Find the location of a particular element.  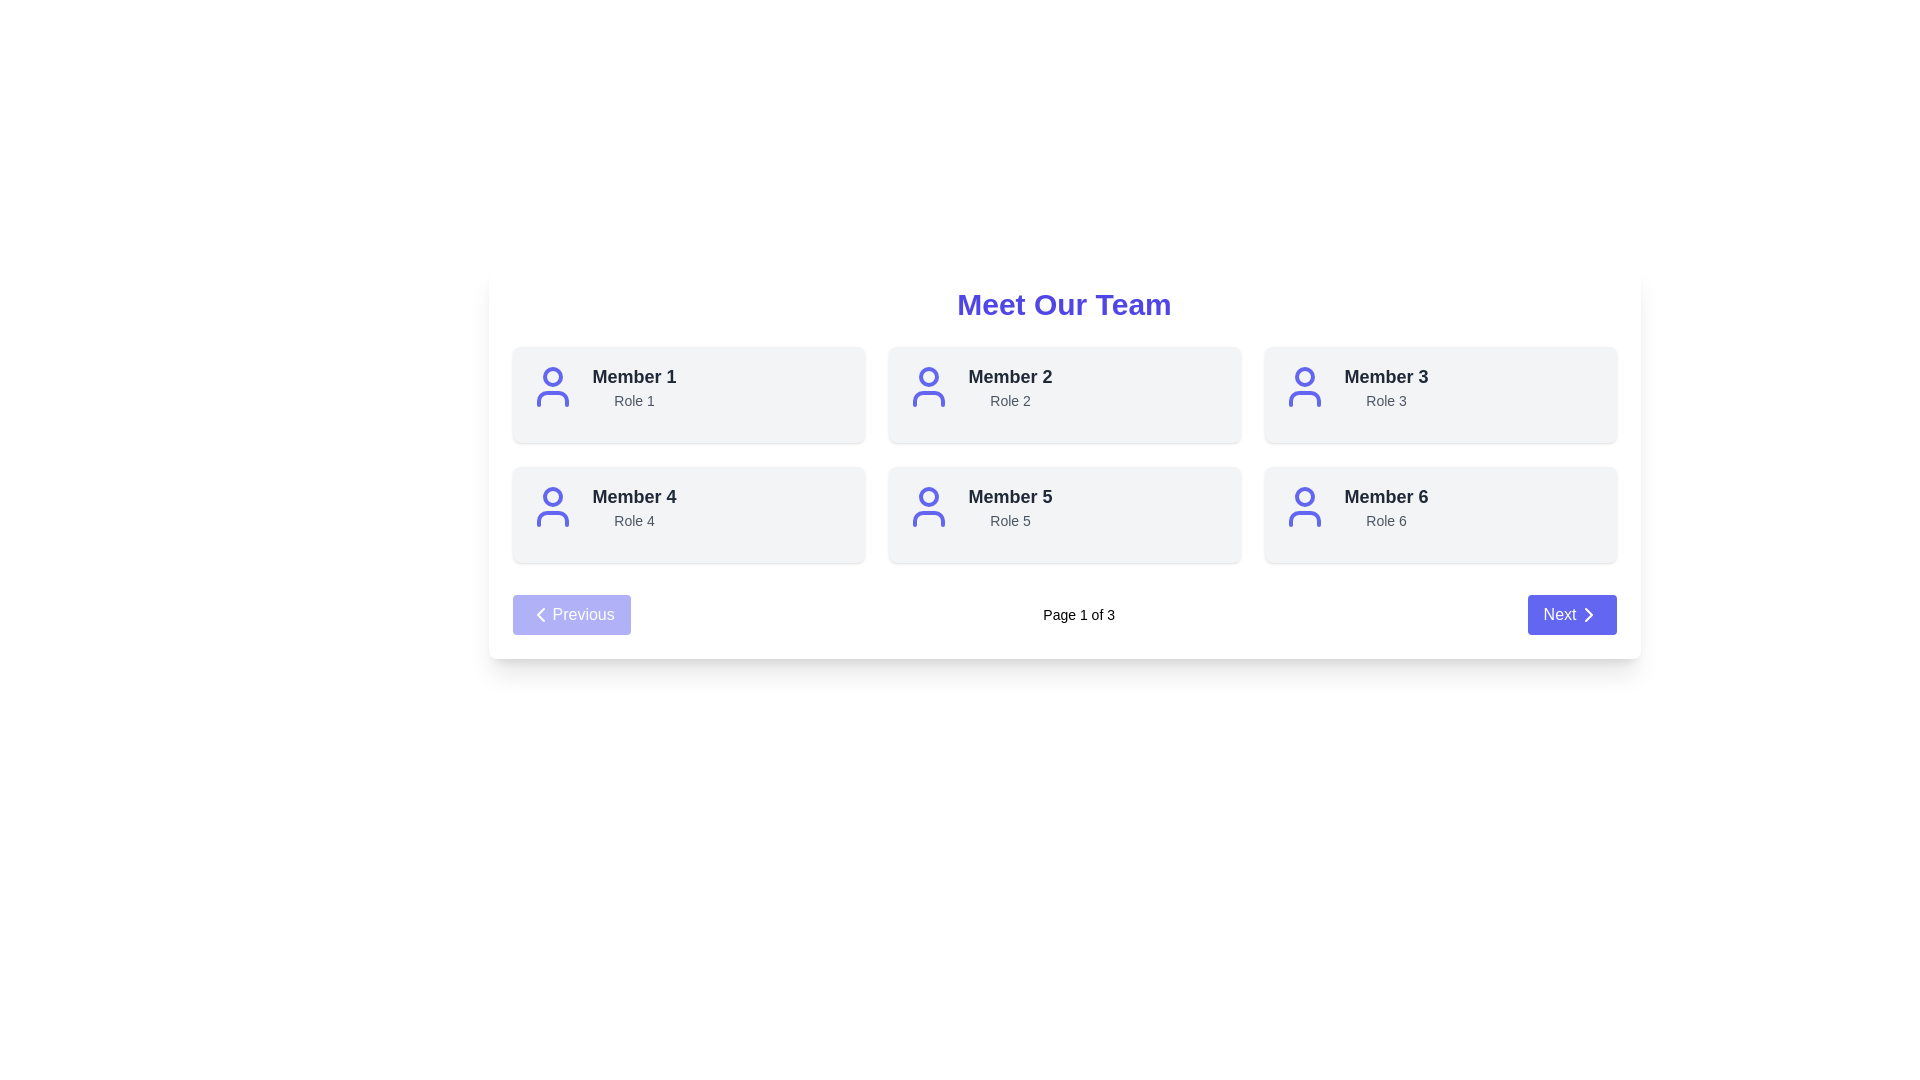

the first Profile Card in the 'Meet Our Team' section is located at coordinates (688, 386).